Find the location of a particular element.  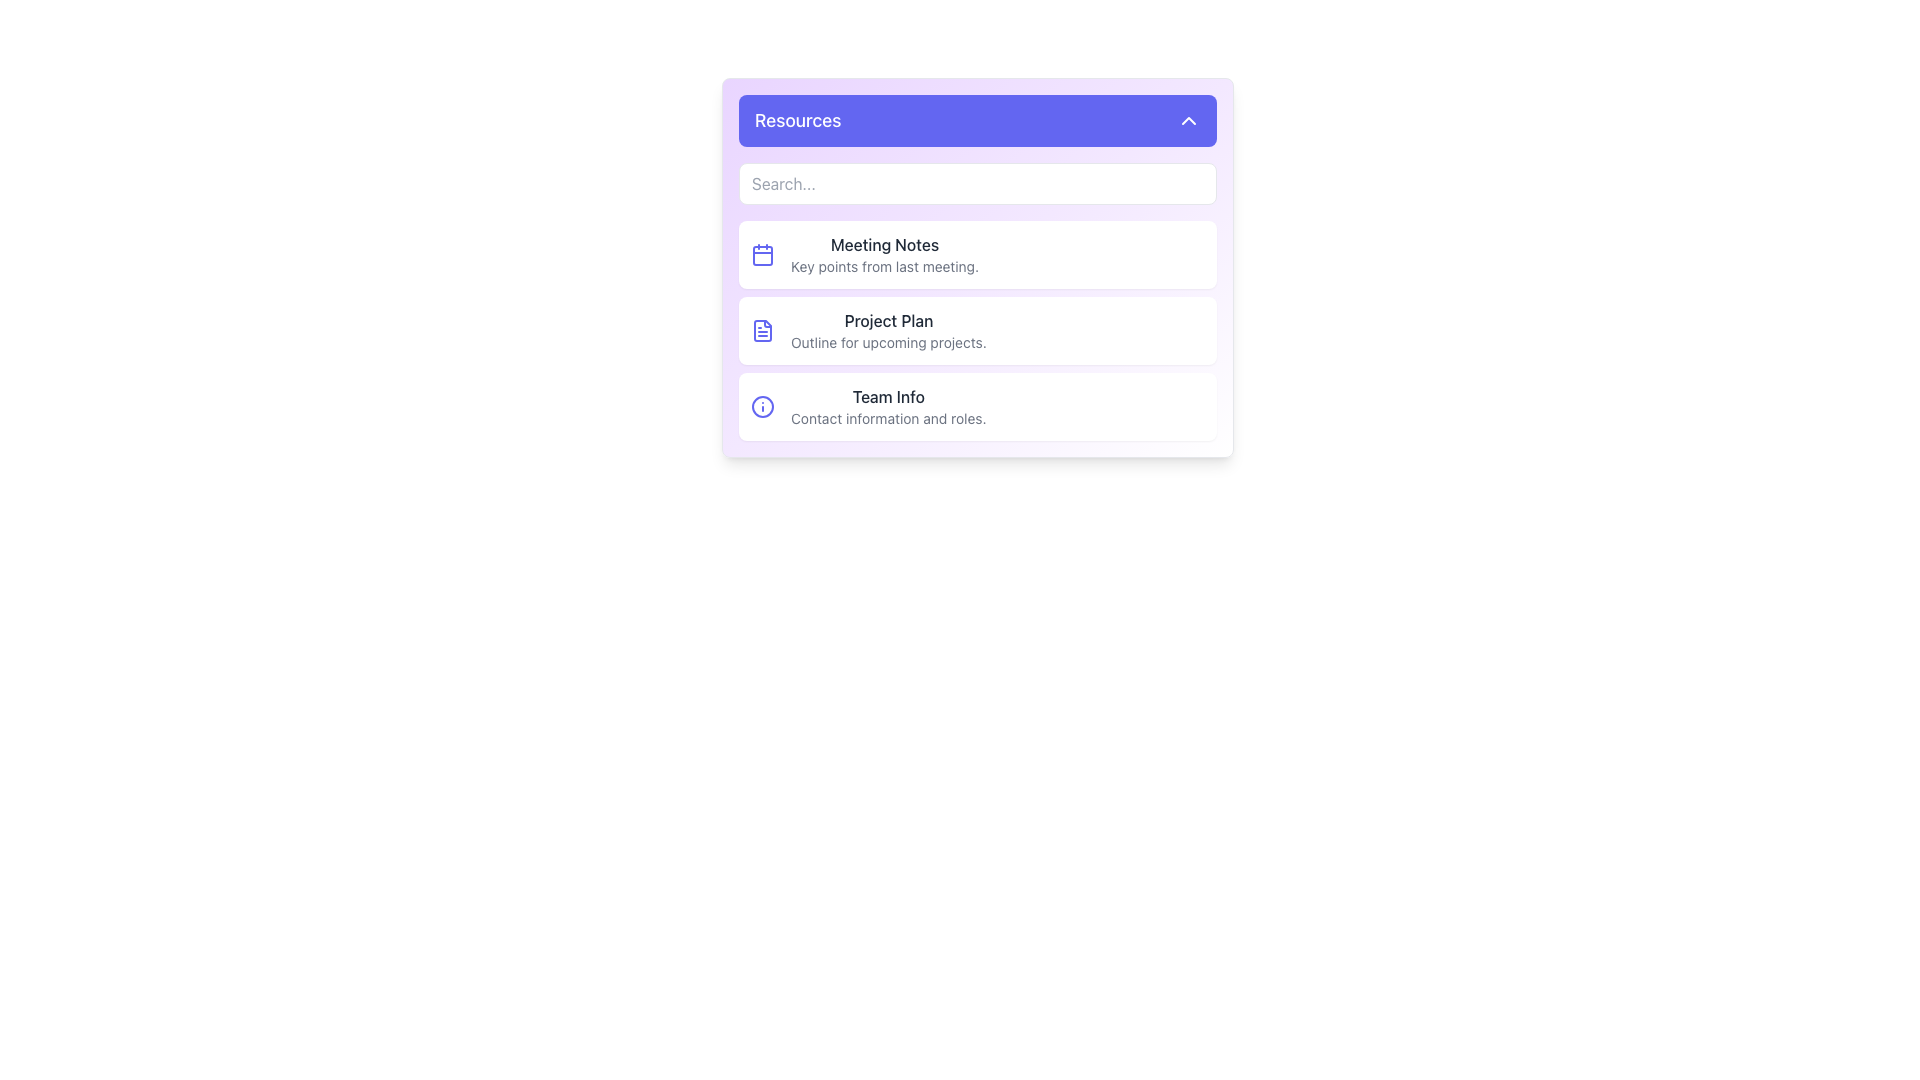

the clickable Text Block with Title and Description located in the top section of the vertical list within the card is located at coordinates (883, 253).